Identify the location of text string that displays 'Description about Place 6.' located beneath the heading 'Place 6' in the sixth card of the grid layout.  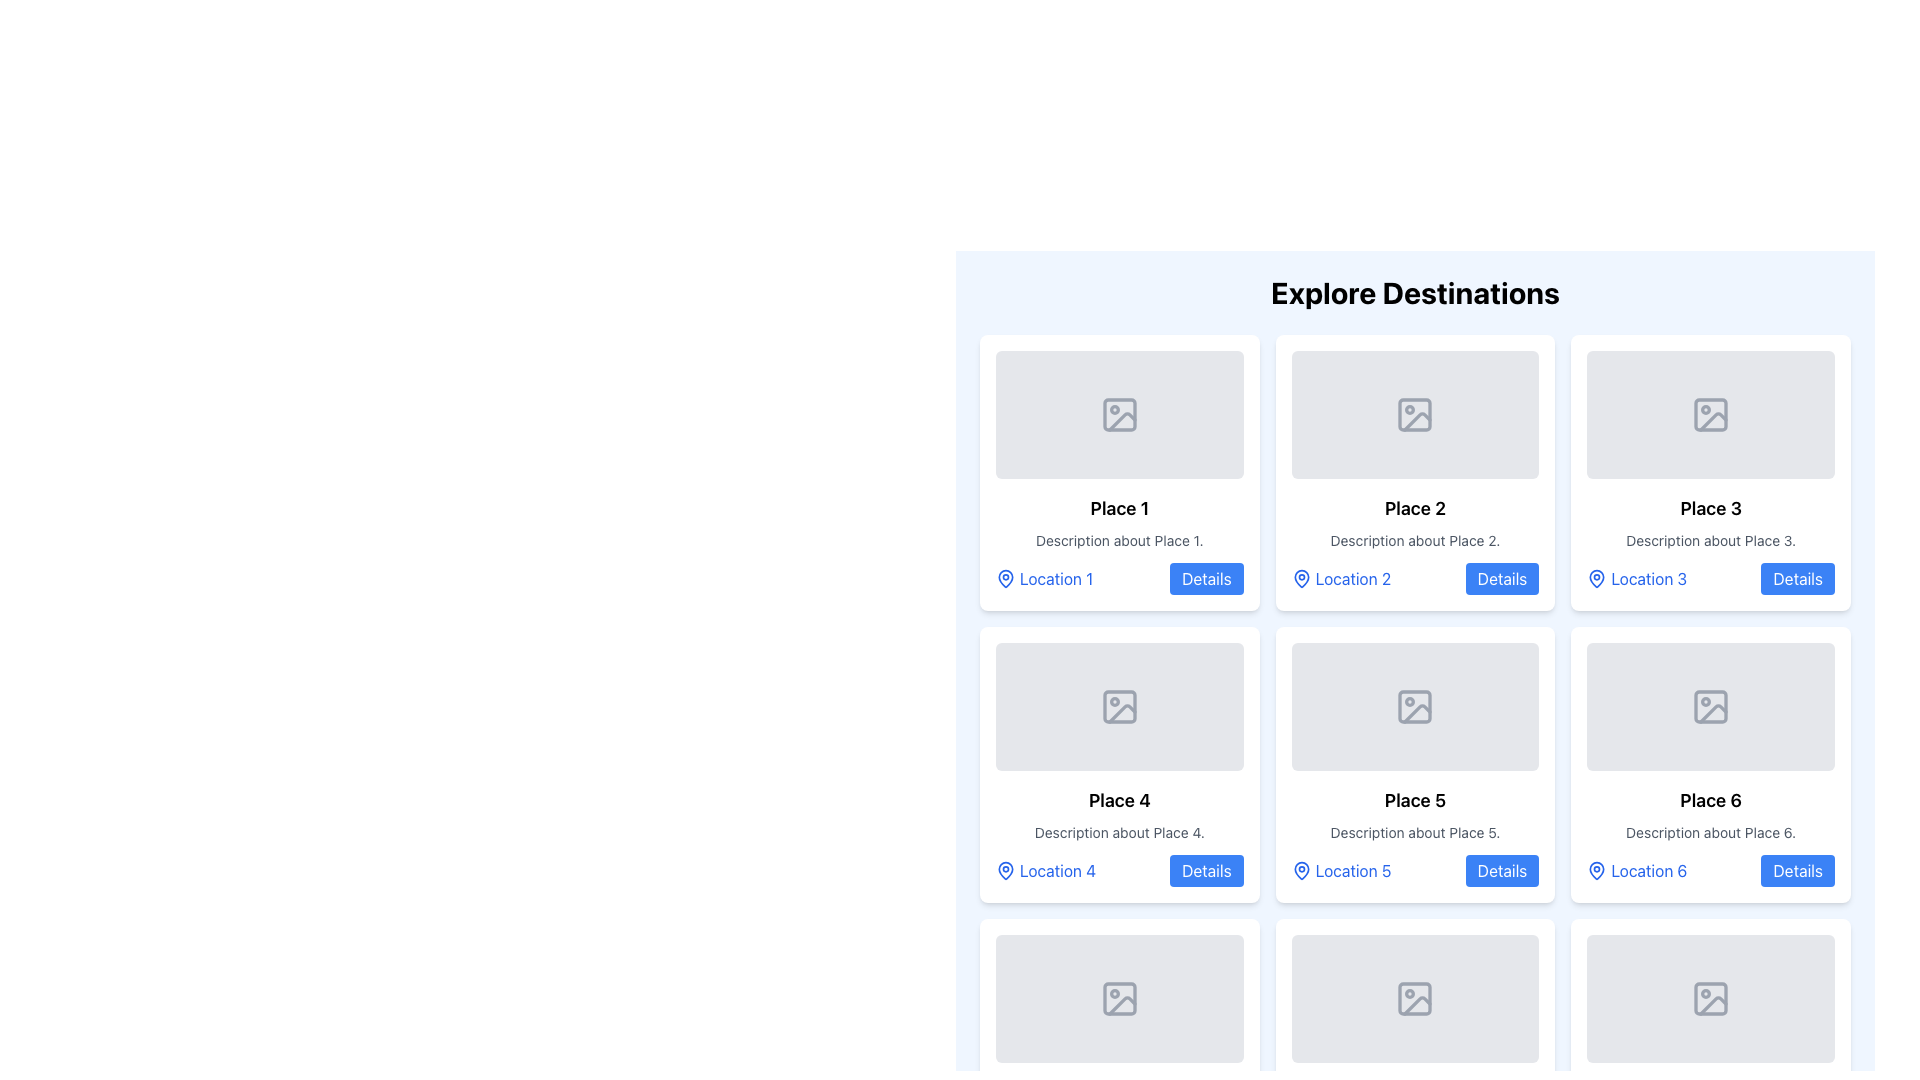
(1710, 833).